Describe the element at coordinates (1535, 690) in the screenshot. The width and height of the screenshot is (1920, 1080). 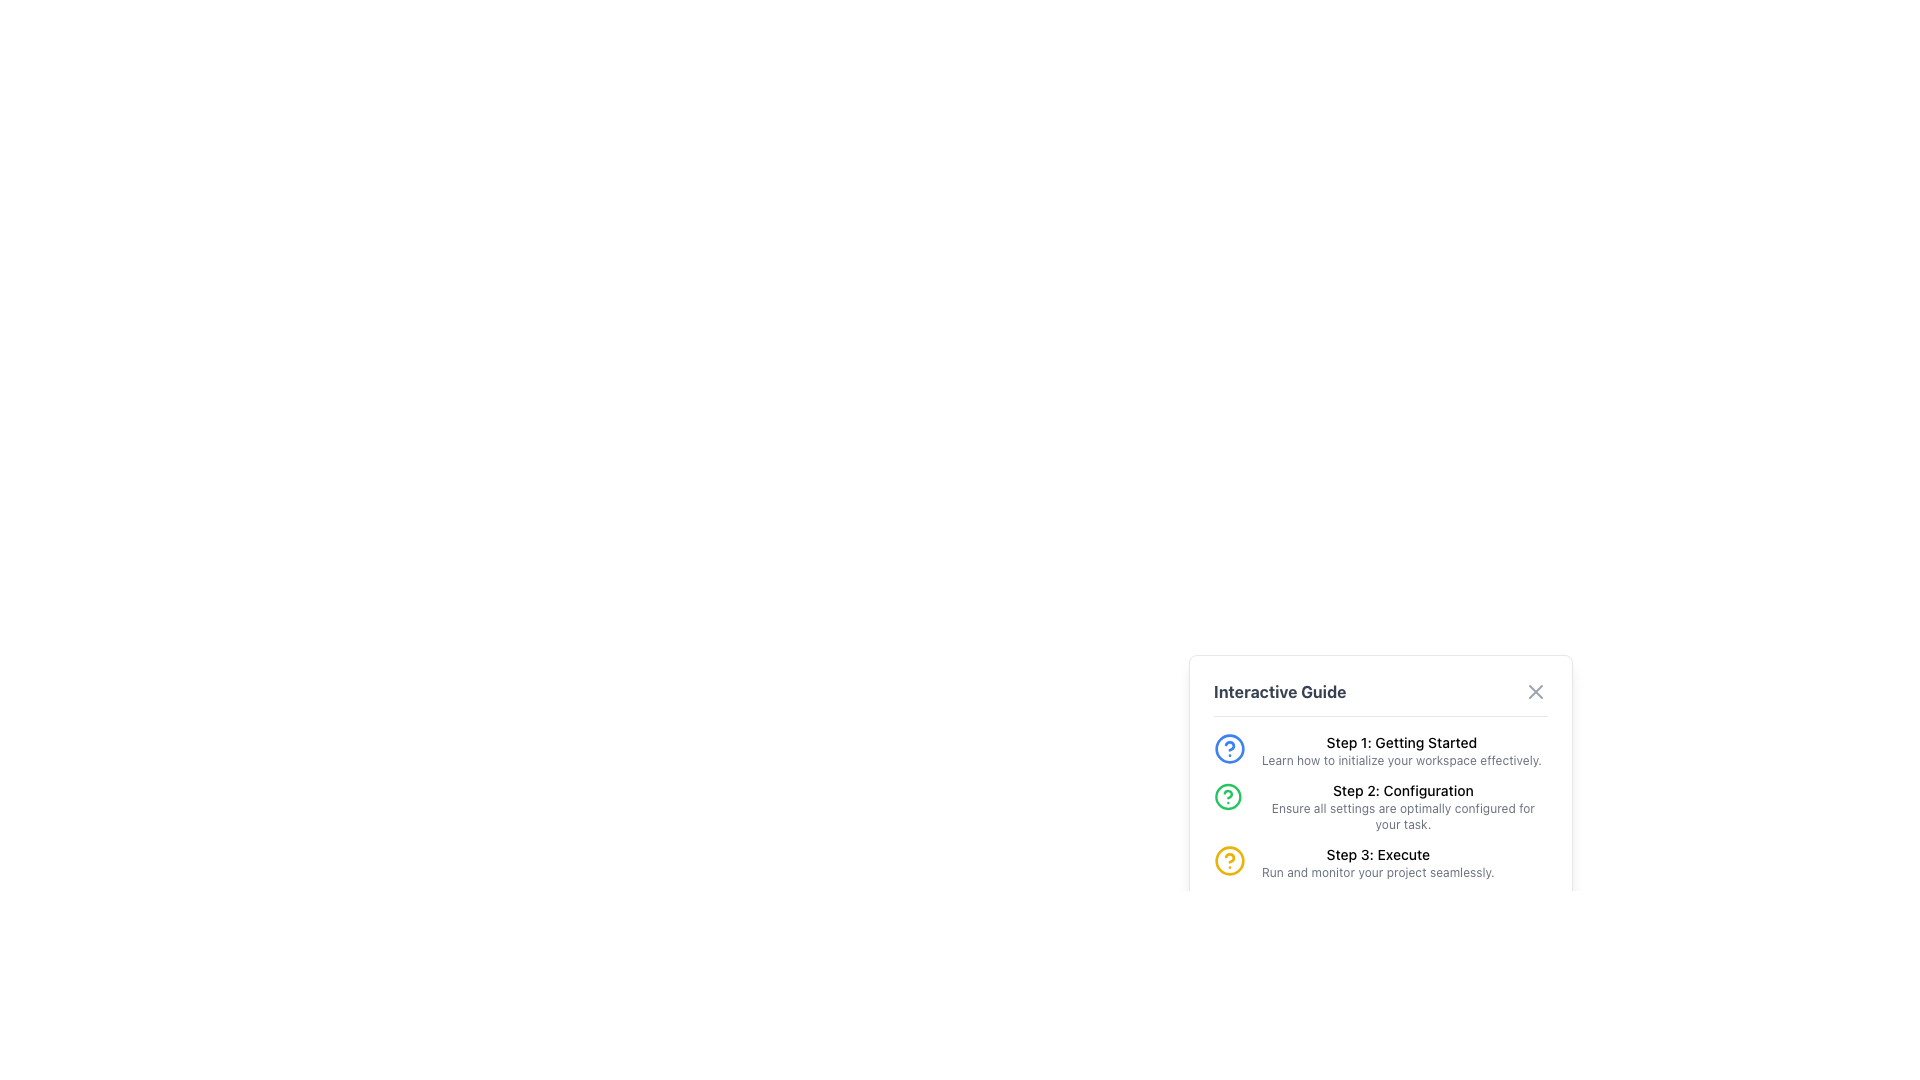
I see `the Close icon (an 'X' shape) within the SVG image component` at that location.